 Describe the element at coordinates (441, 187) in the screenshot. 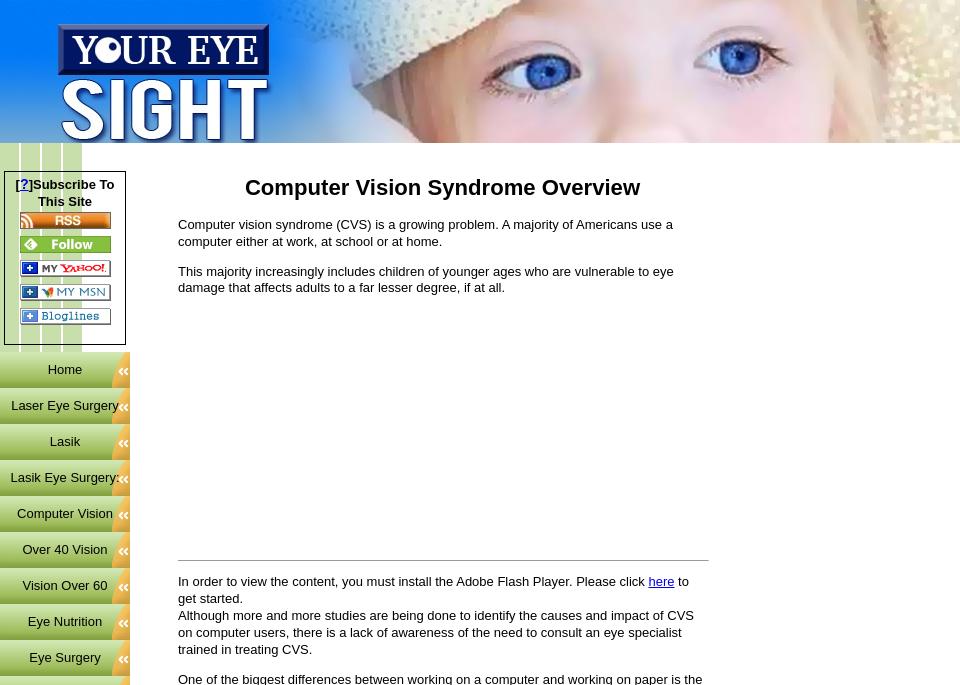

I see `'Computer Vision Syndrome Overview'` at that location.